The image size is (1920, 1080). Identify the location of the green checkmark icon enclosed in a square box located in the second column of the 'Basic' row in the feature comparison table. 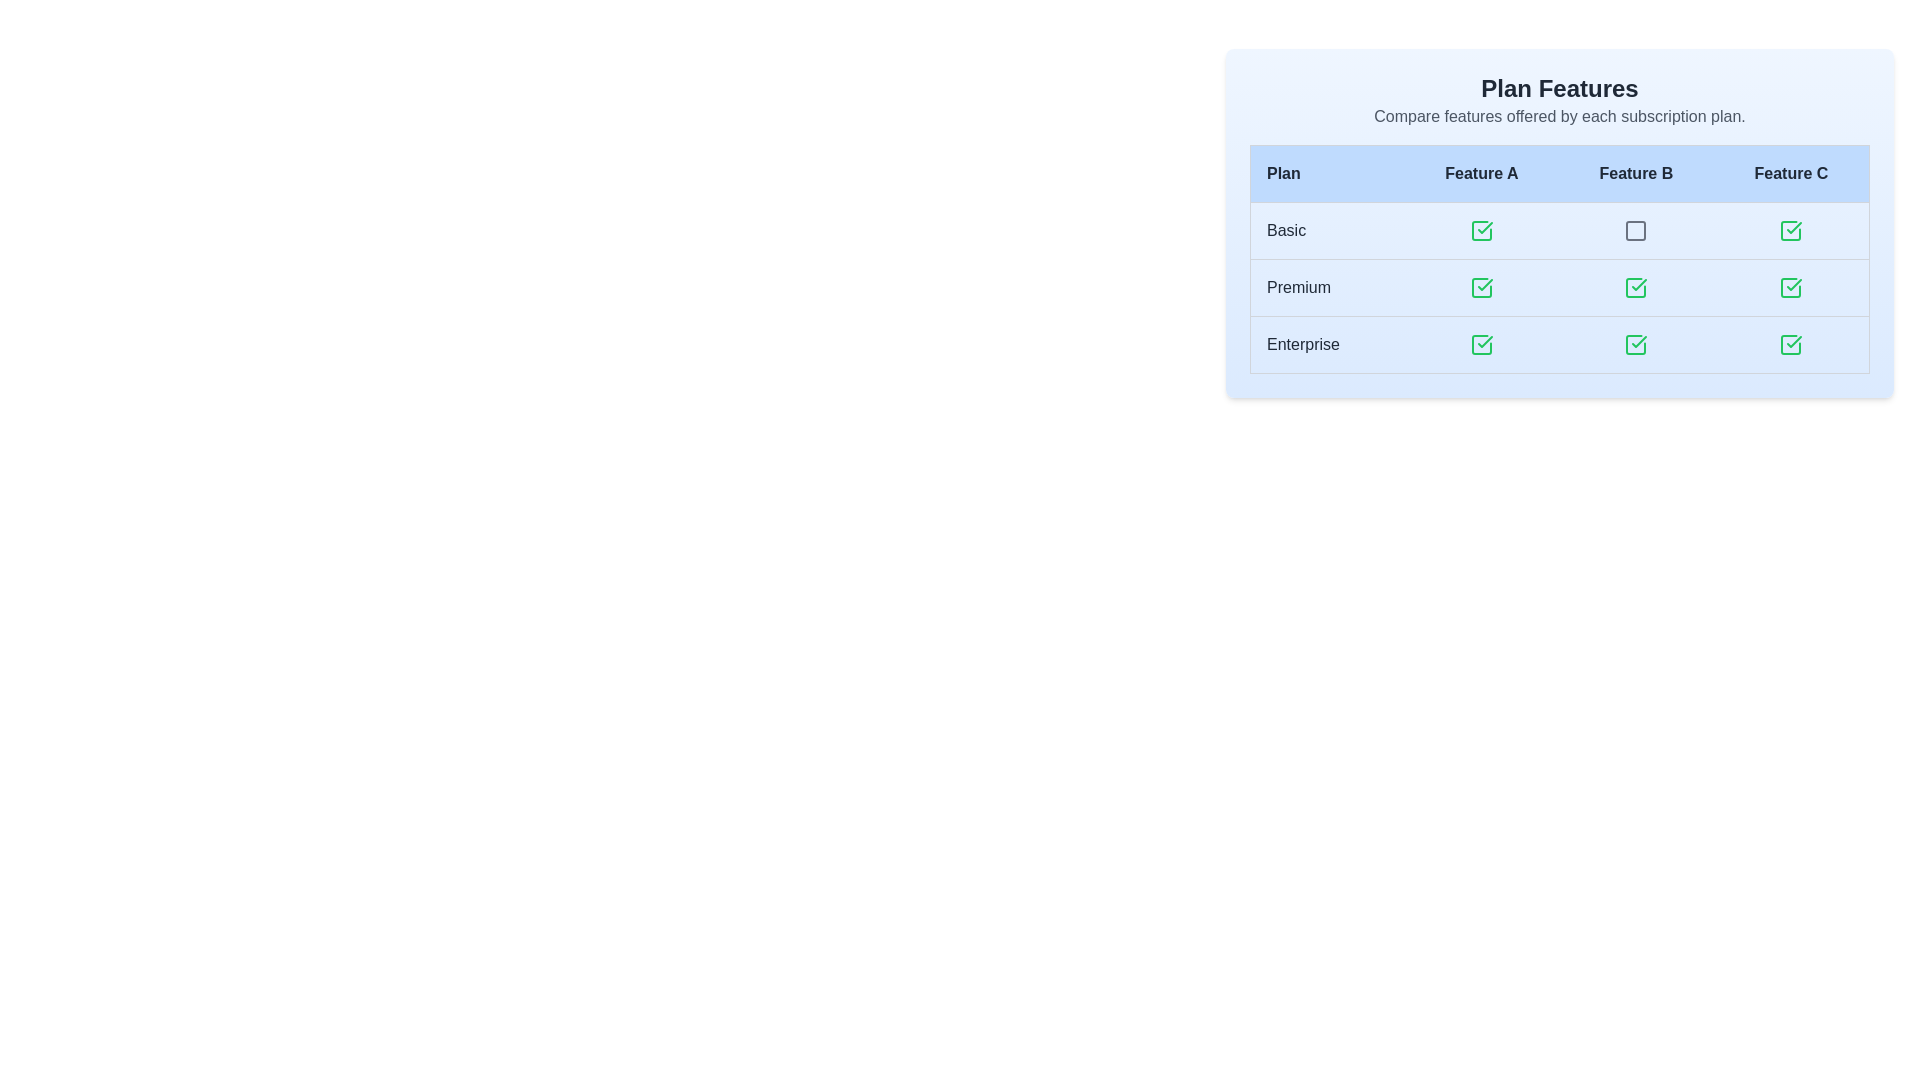
(1481, 230).